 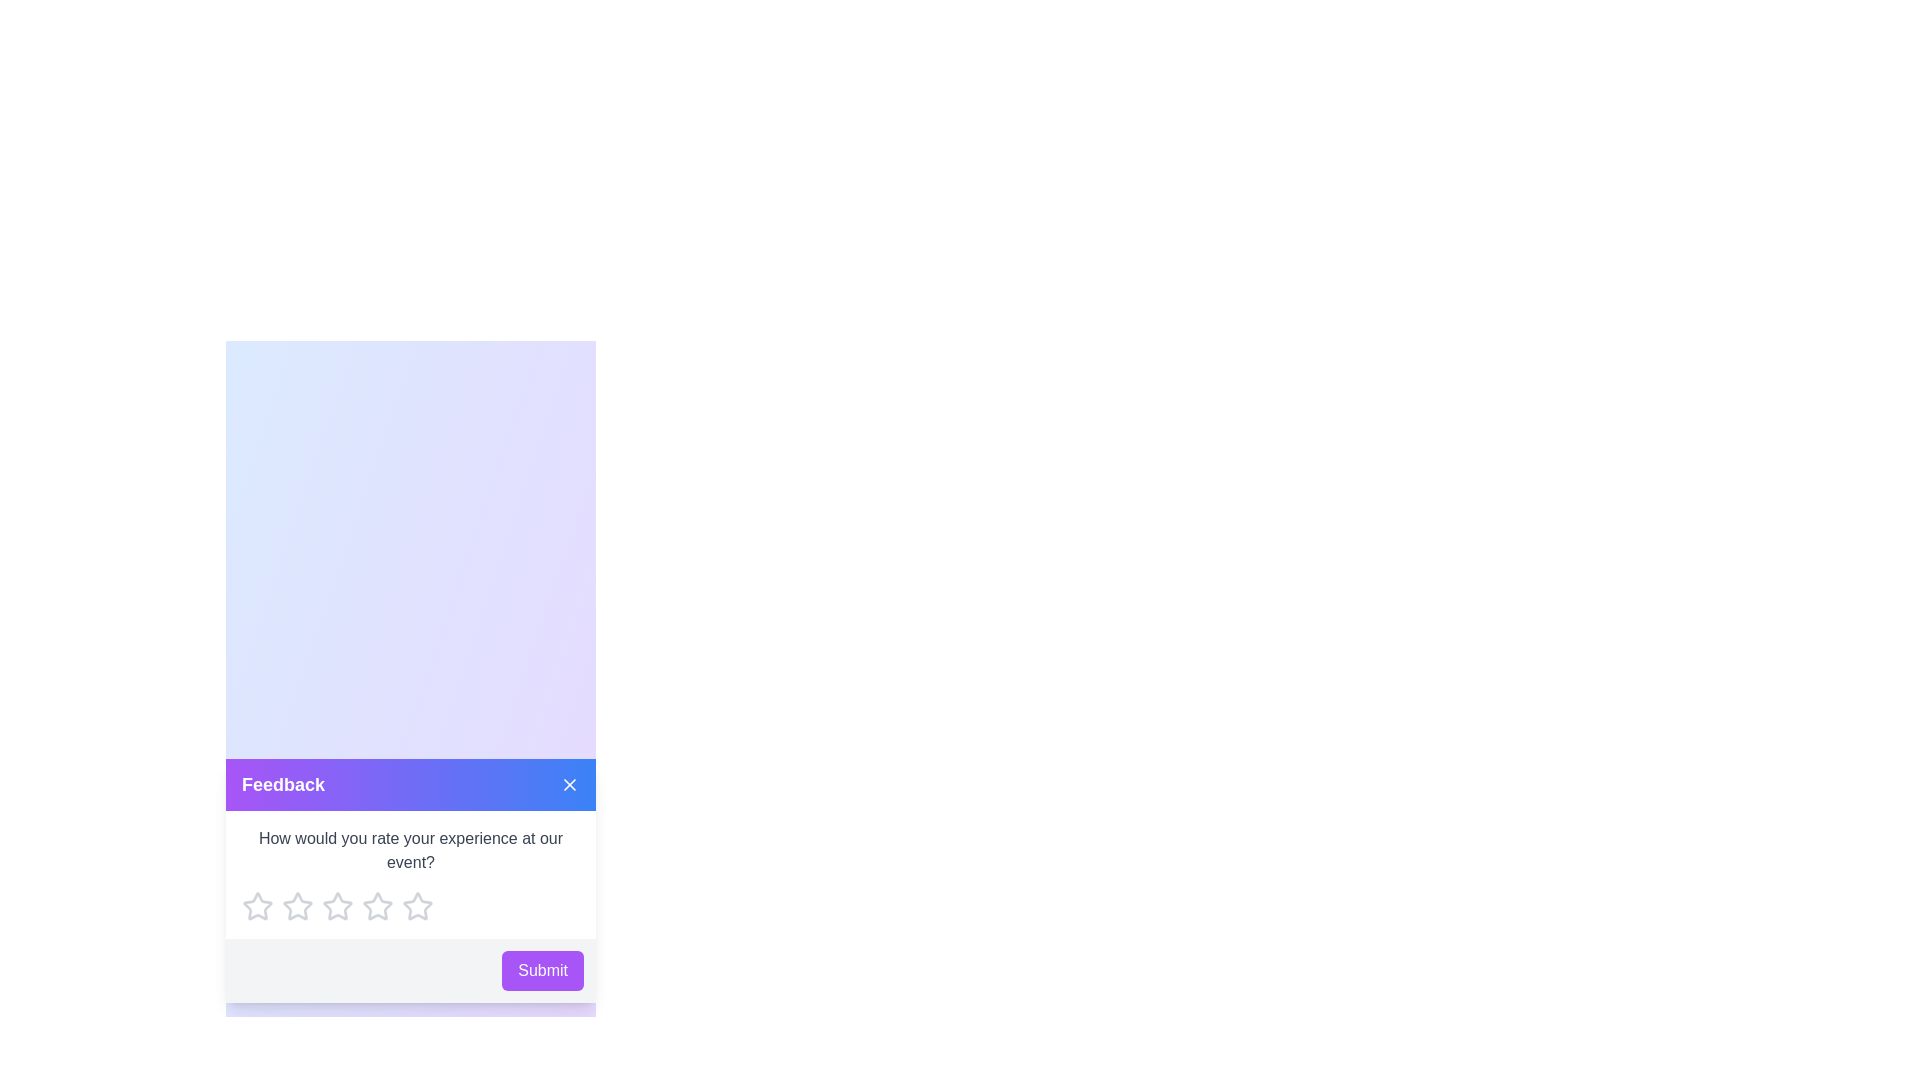 What do you see at coordinates (296, 906) in the screenshot?
I see `the third star rating icon in the feedback form` at bounding box center [296, 906].